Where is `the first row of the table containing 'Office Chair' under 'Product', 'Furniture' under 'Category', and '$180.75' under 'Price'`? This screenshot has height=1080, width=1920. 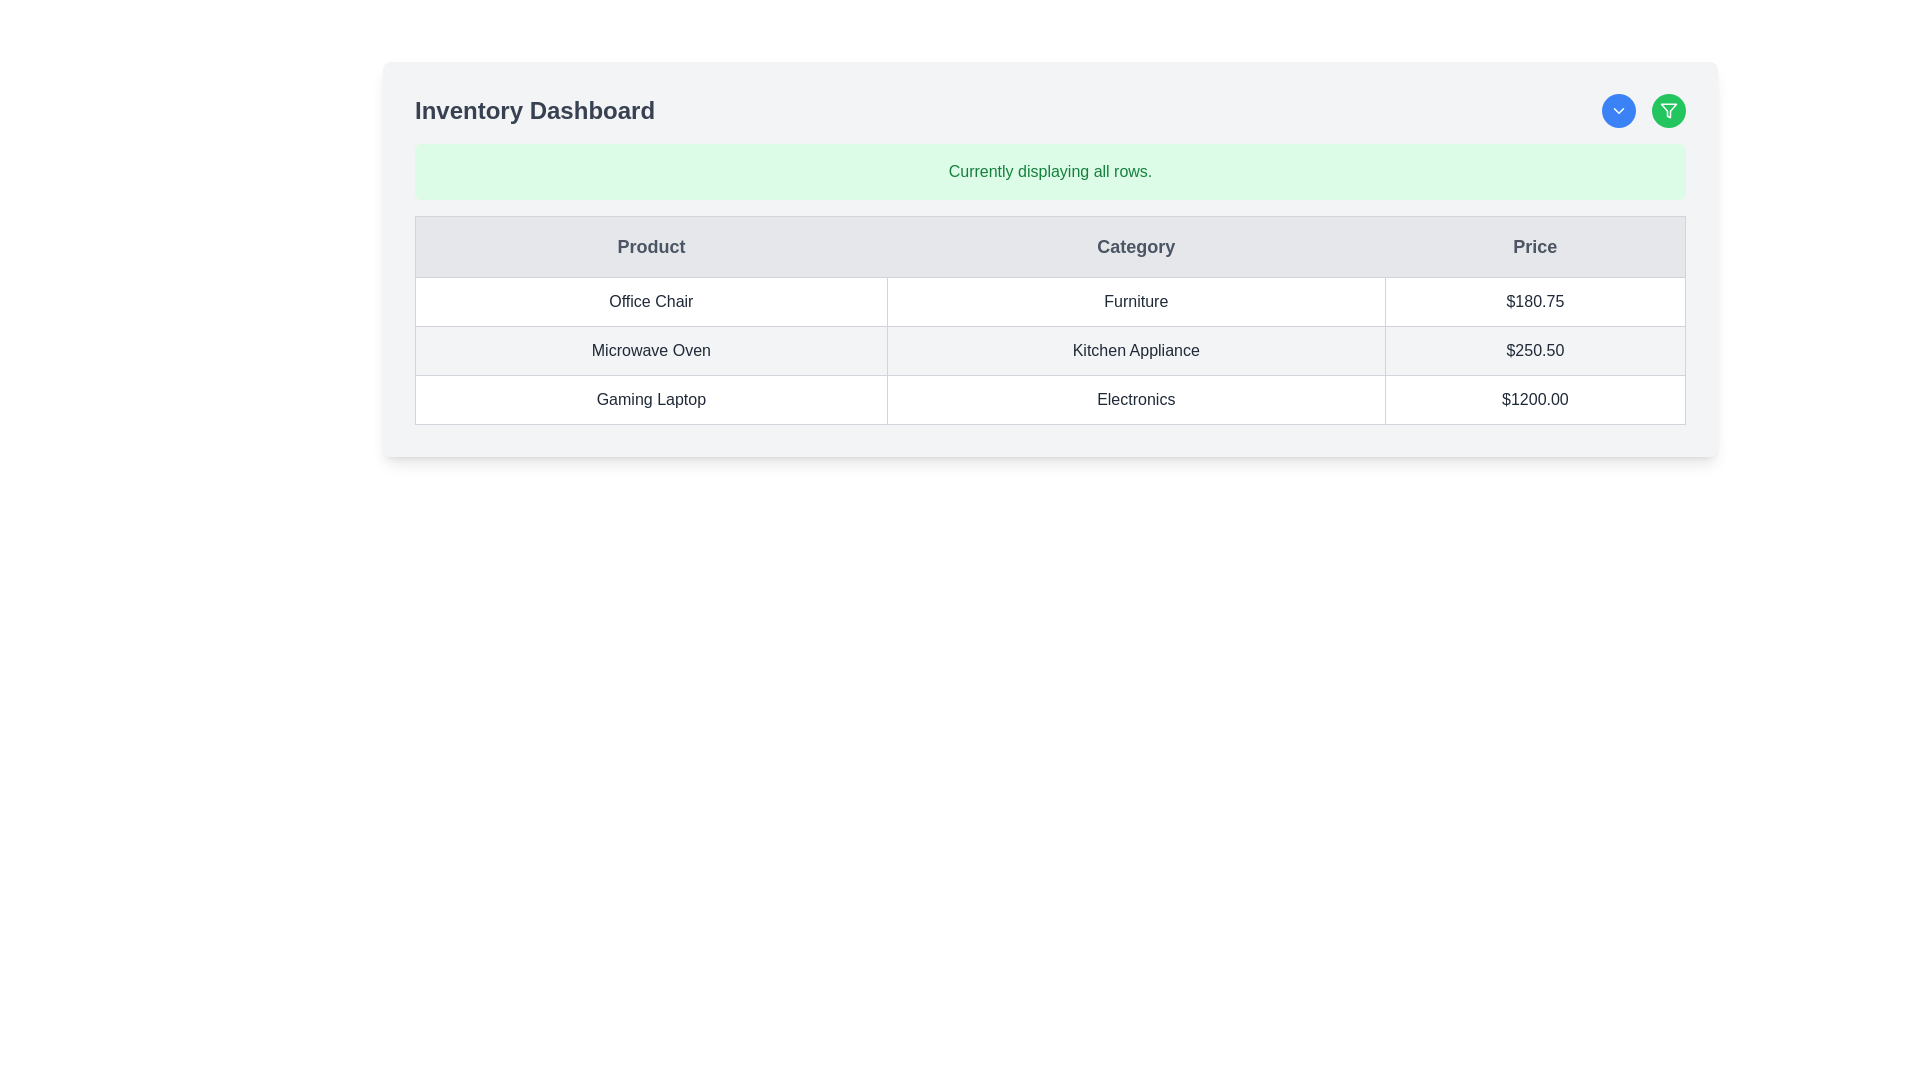 the first row of the table containing 'Office Chair' under 'Product', 'Furniture' under 'Category', and '$180.75' under 'Price' is located at coordinates (1049, 301).